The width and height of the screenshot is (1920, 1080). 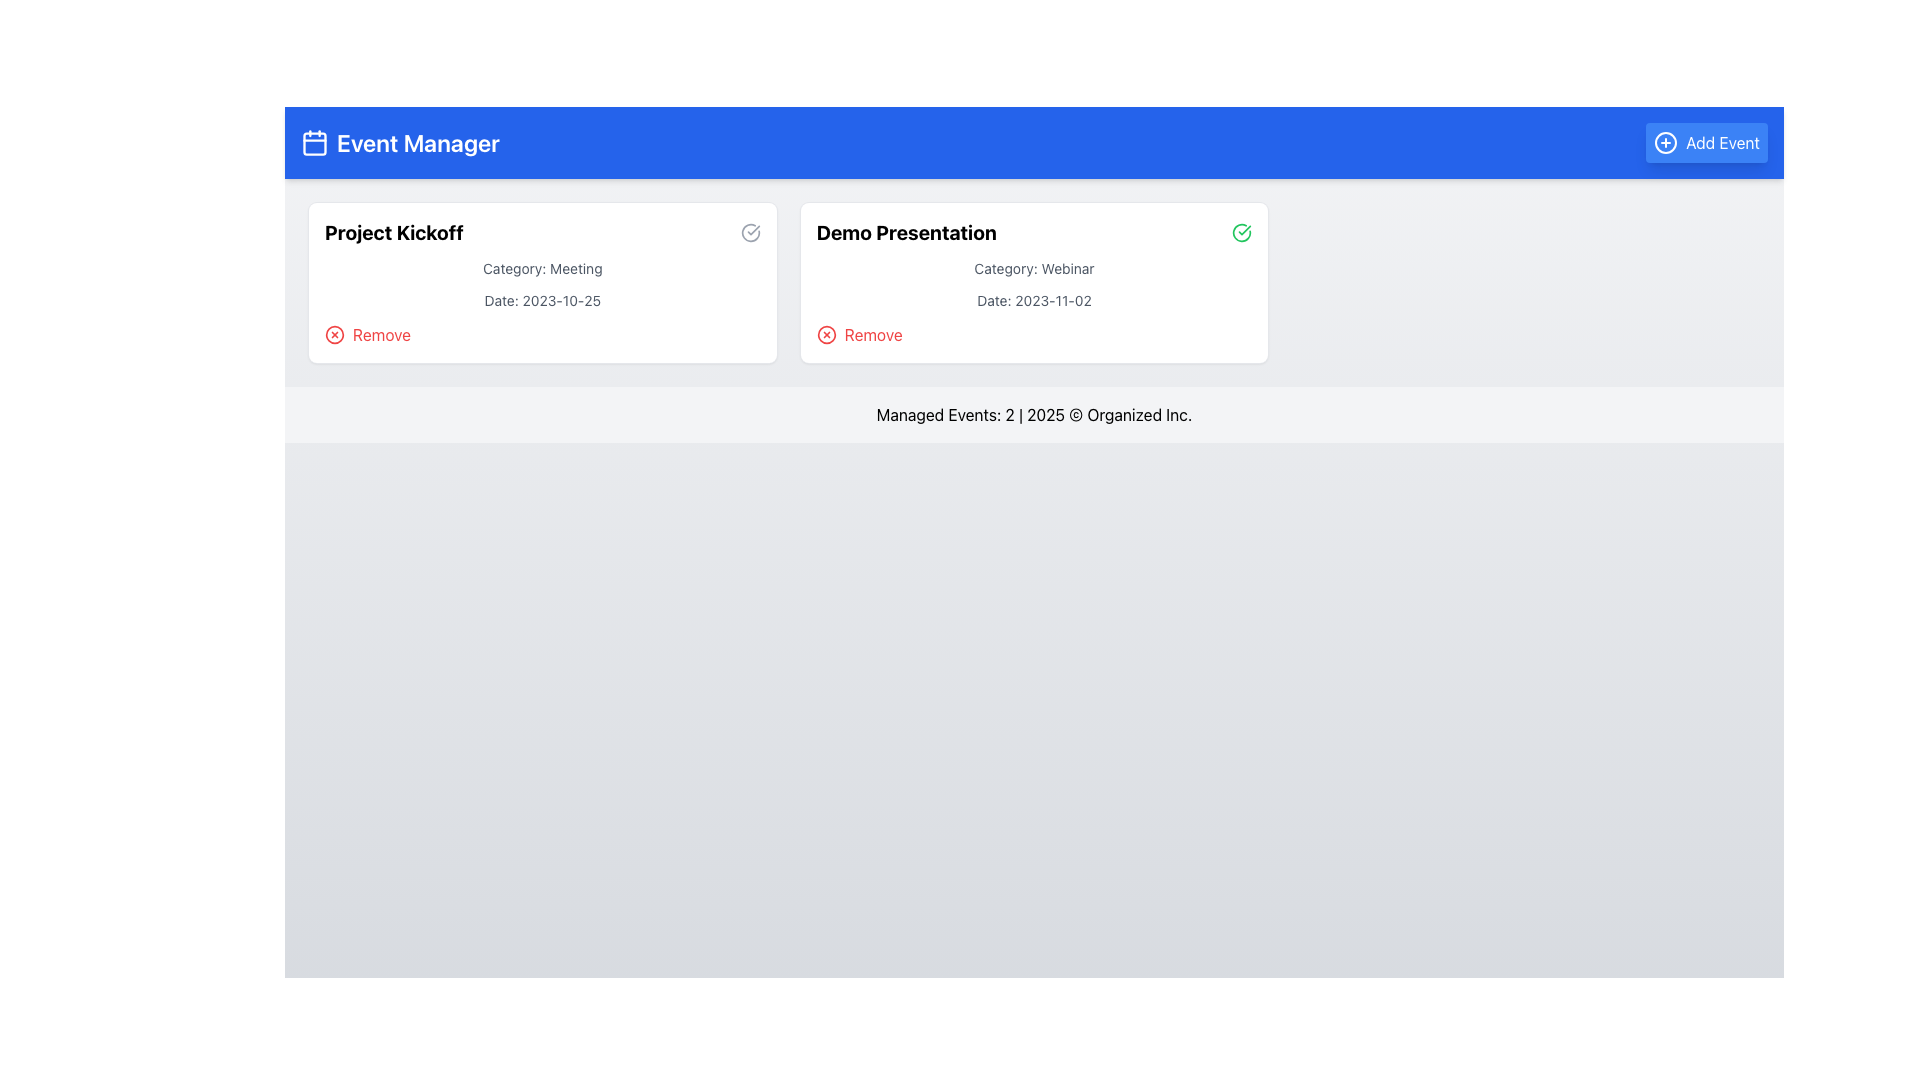 I want to click on text element displaying the category 'Meeting' located within the white rectangular card titled 'Project Kickoff', positioned between the title and the date text, so click(x=542, y=268).